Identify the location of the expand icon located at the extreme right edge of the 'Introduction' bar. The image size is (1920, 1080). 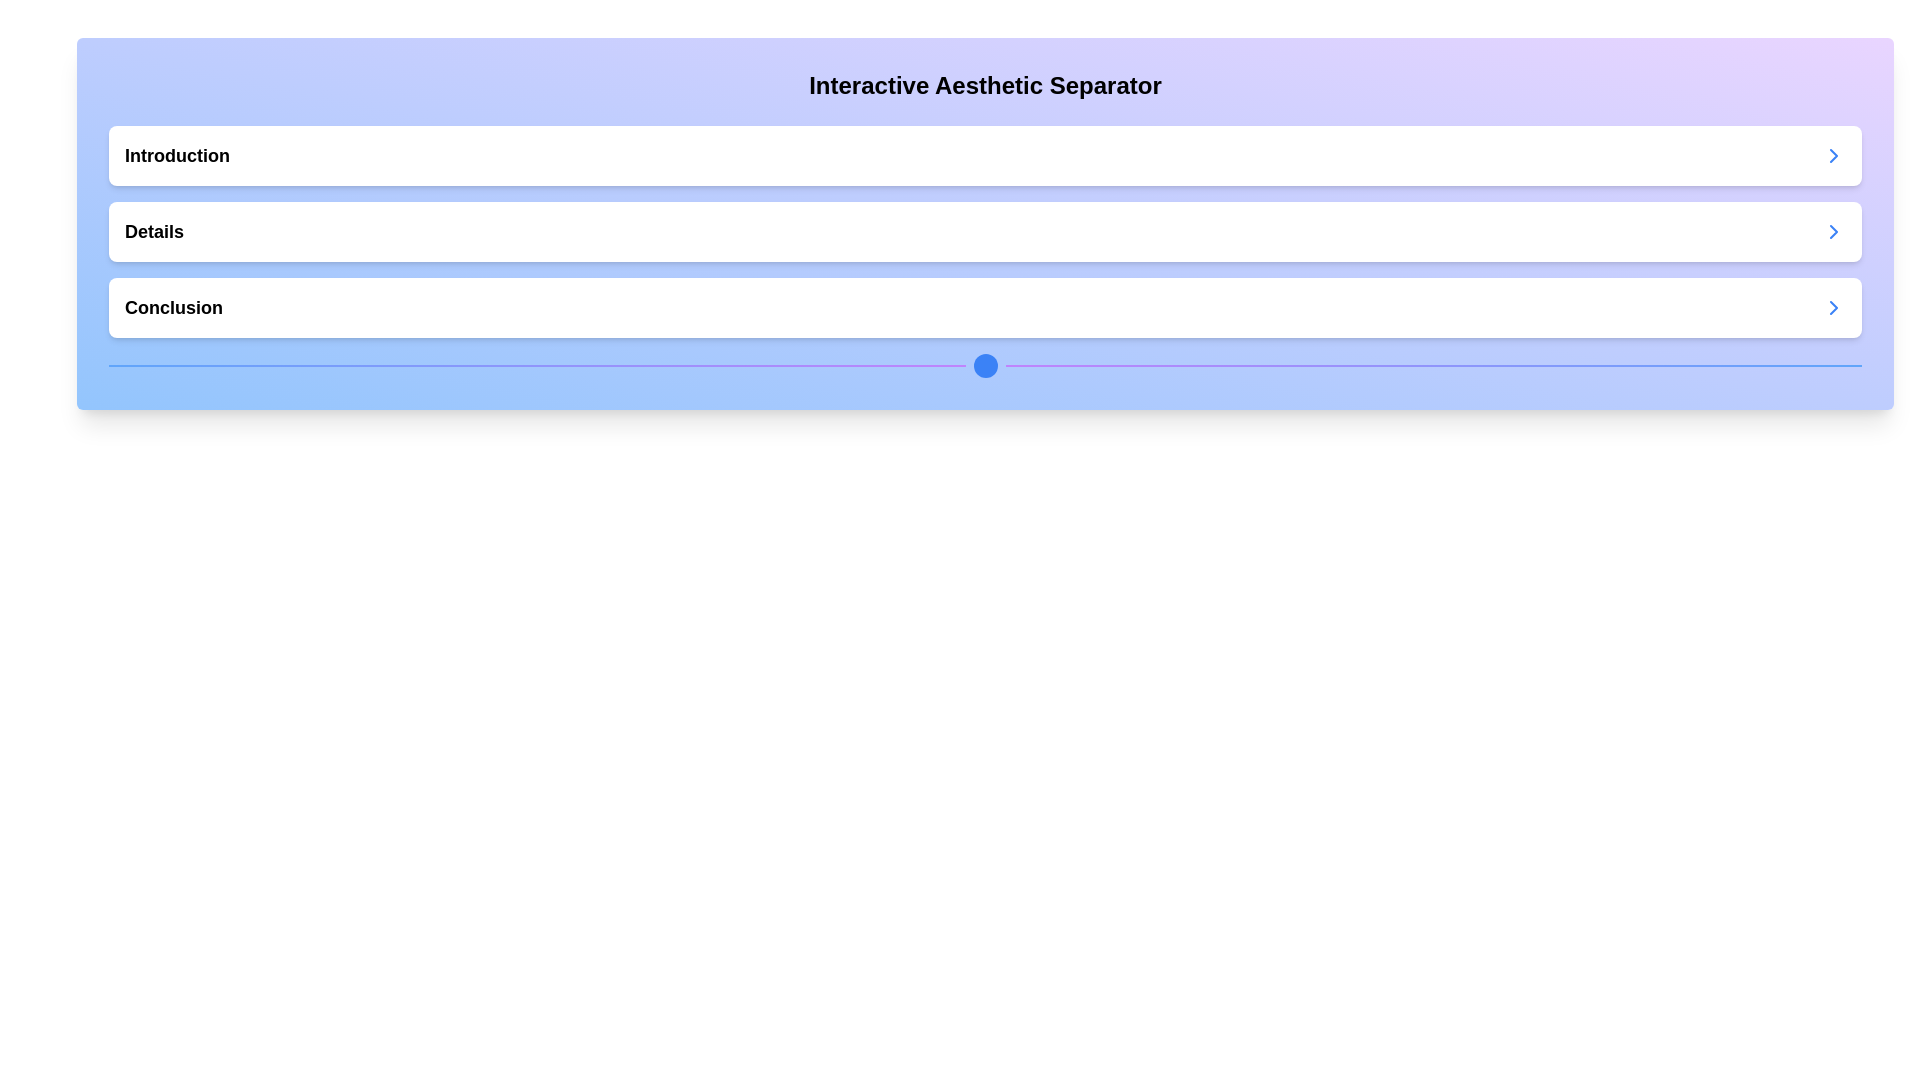
(1833, 154).